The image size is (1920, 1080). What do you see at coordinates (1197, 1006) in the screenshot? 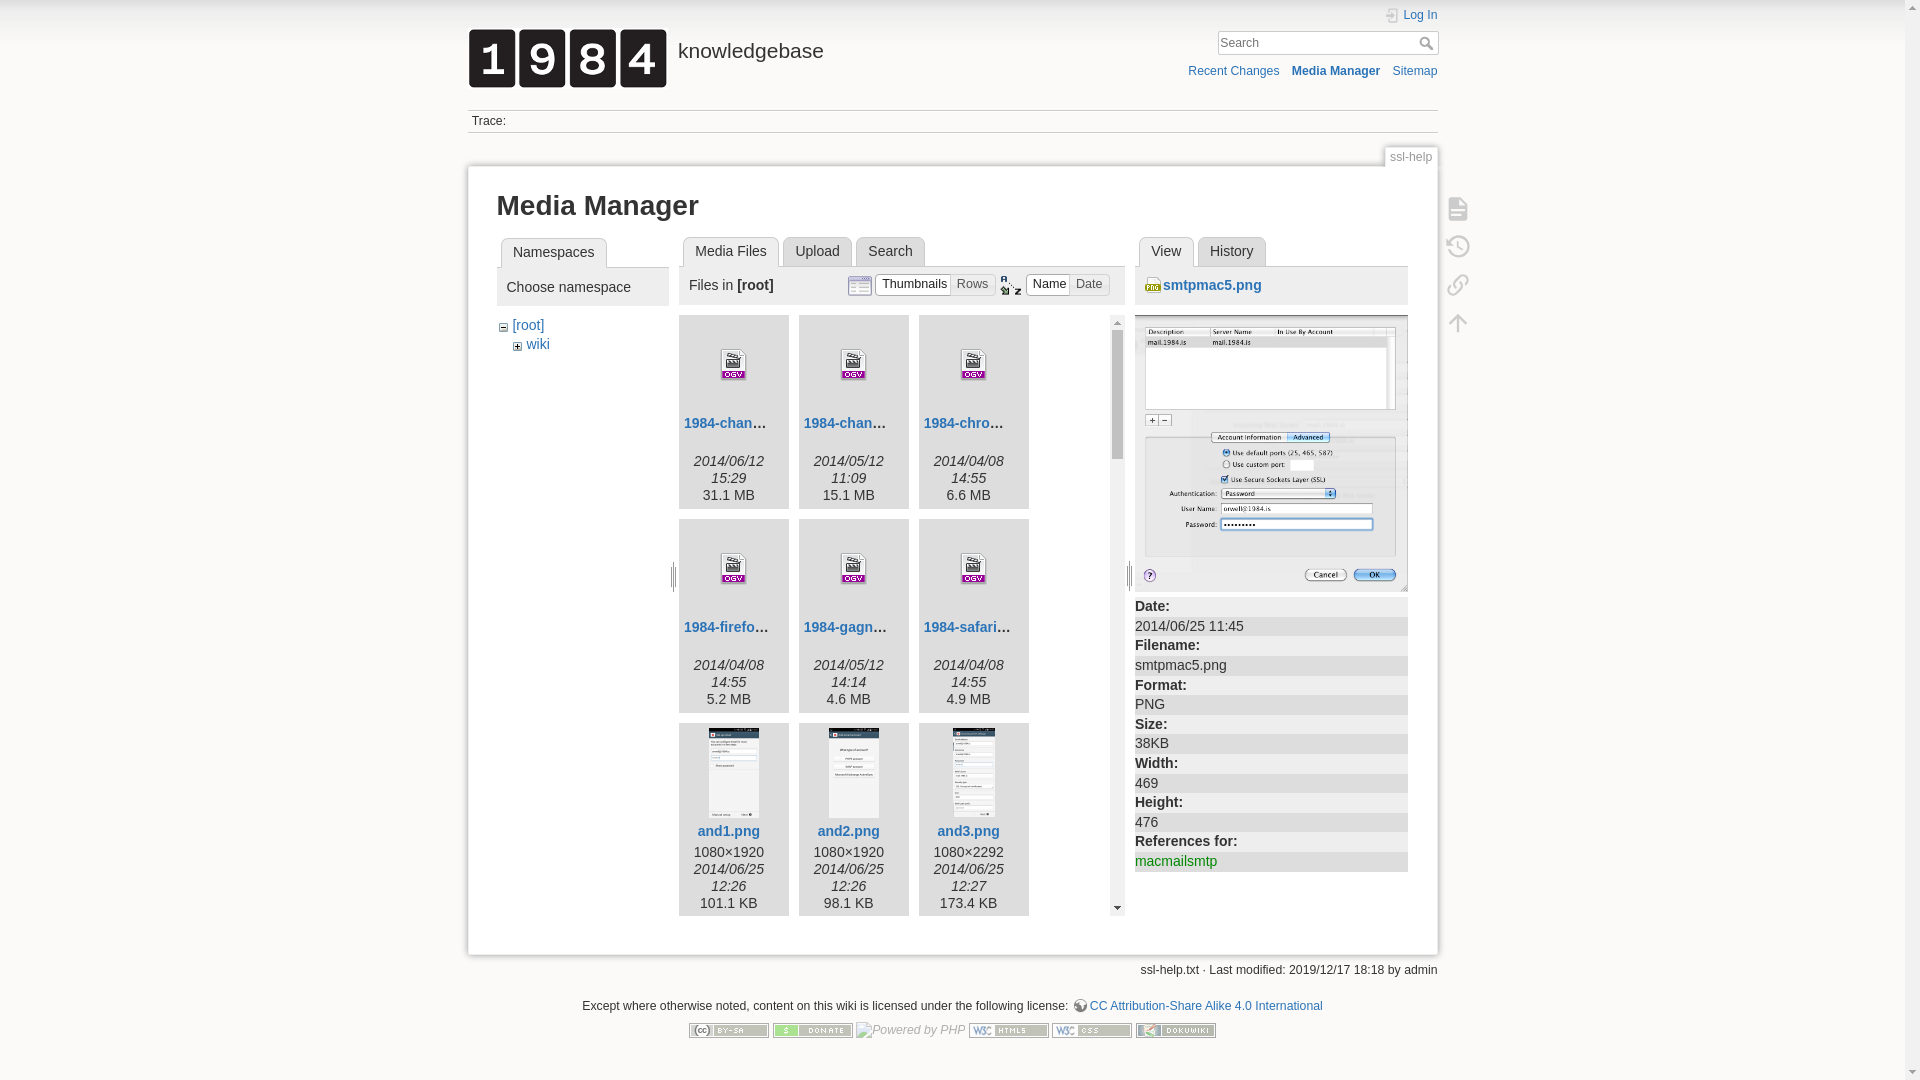
I see `'CC Attribution-Share Alike 4.0 International'` at bounding box center [1197, 1006].